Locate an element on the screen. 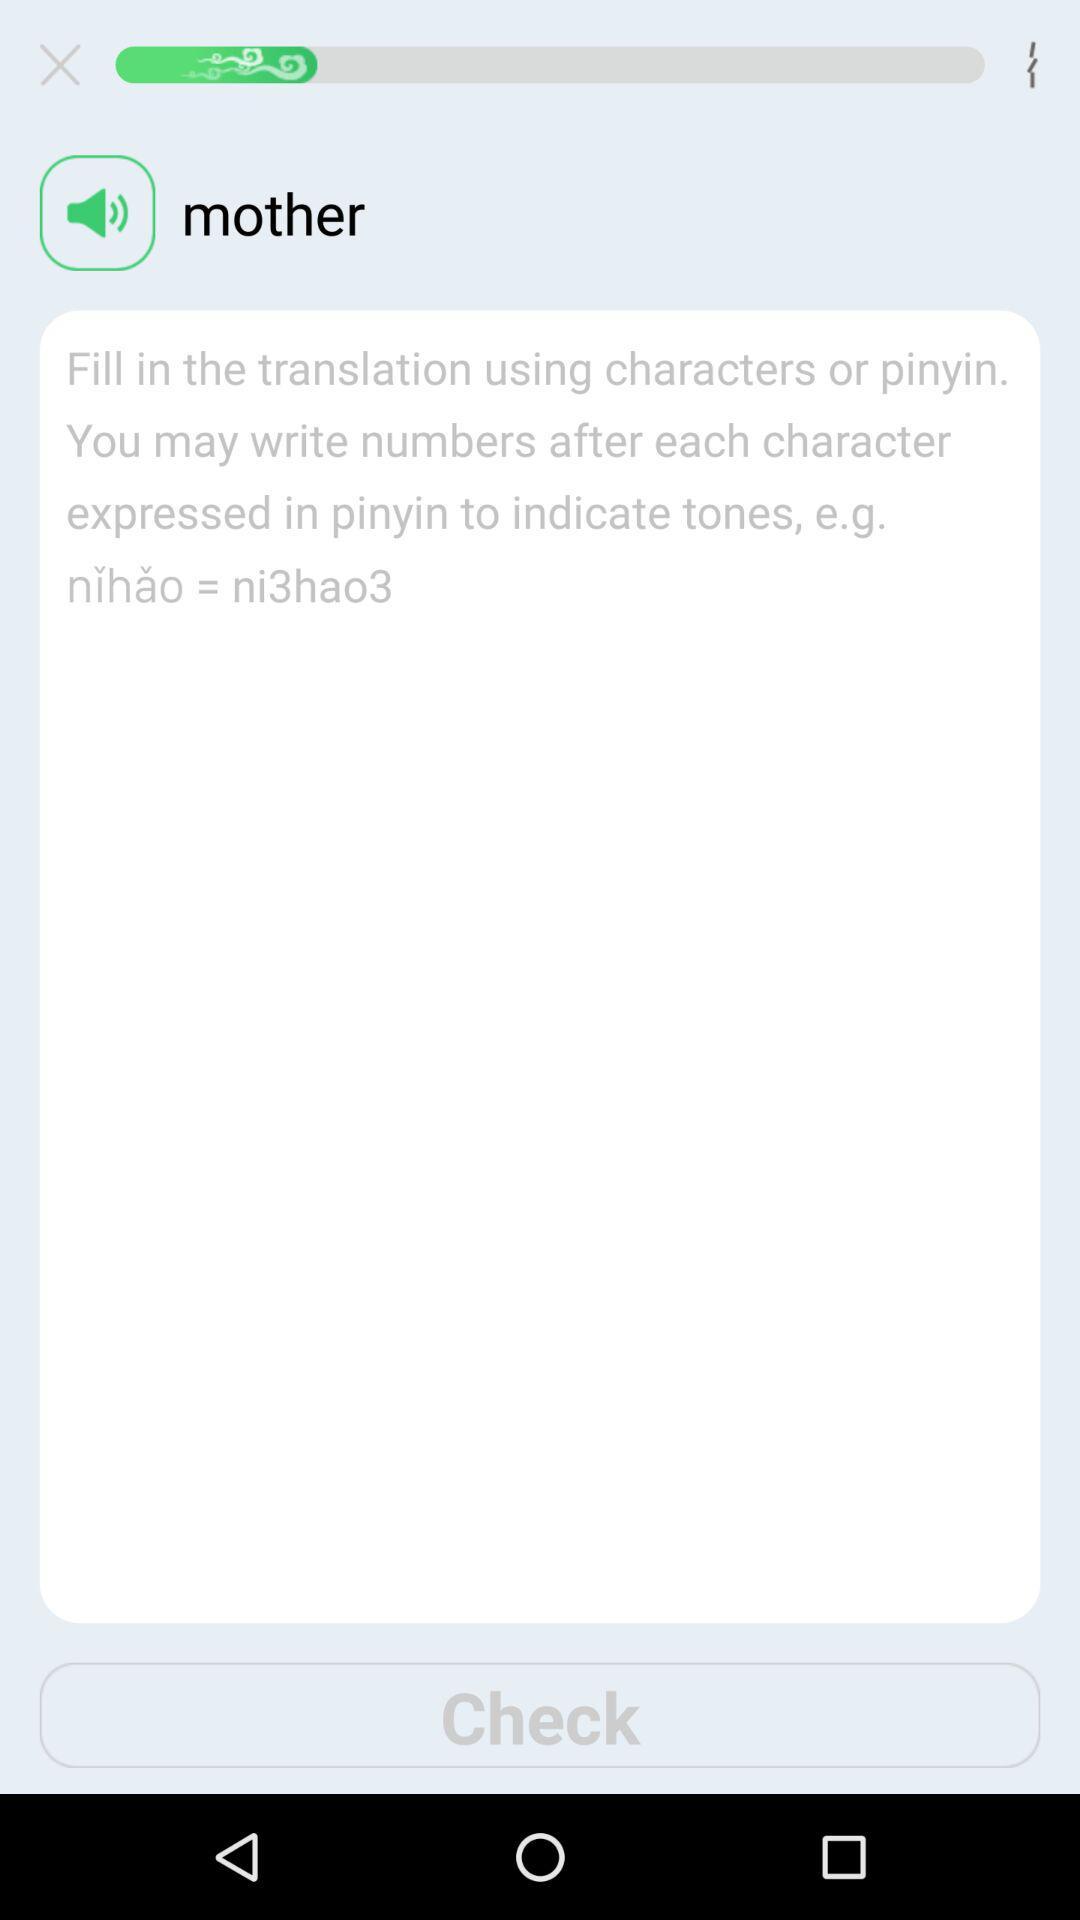 The image size is (1080, 1920). control your volume is located at coordinates (97, 212).